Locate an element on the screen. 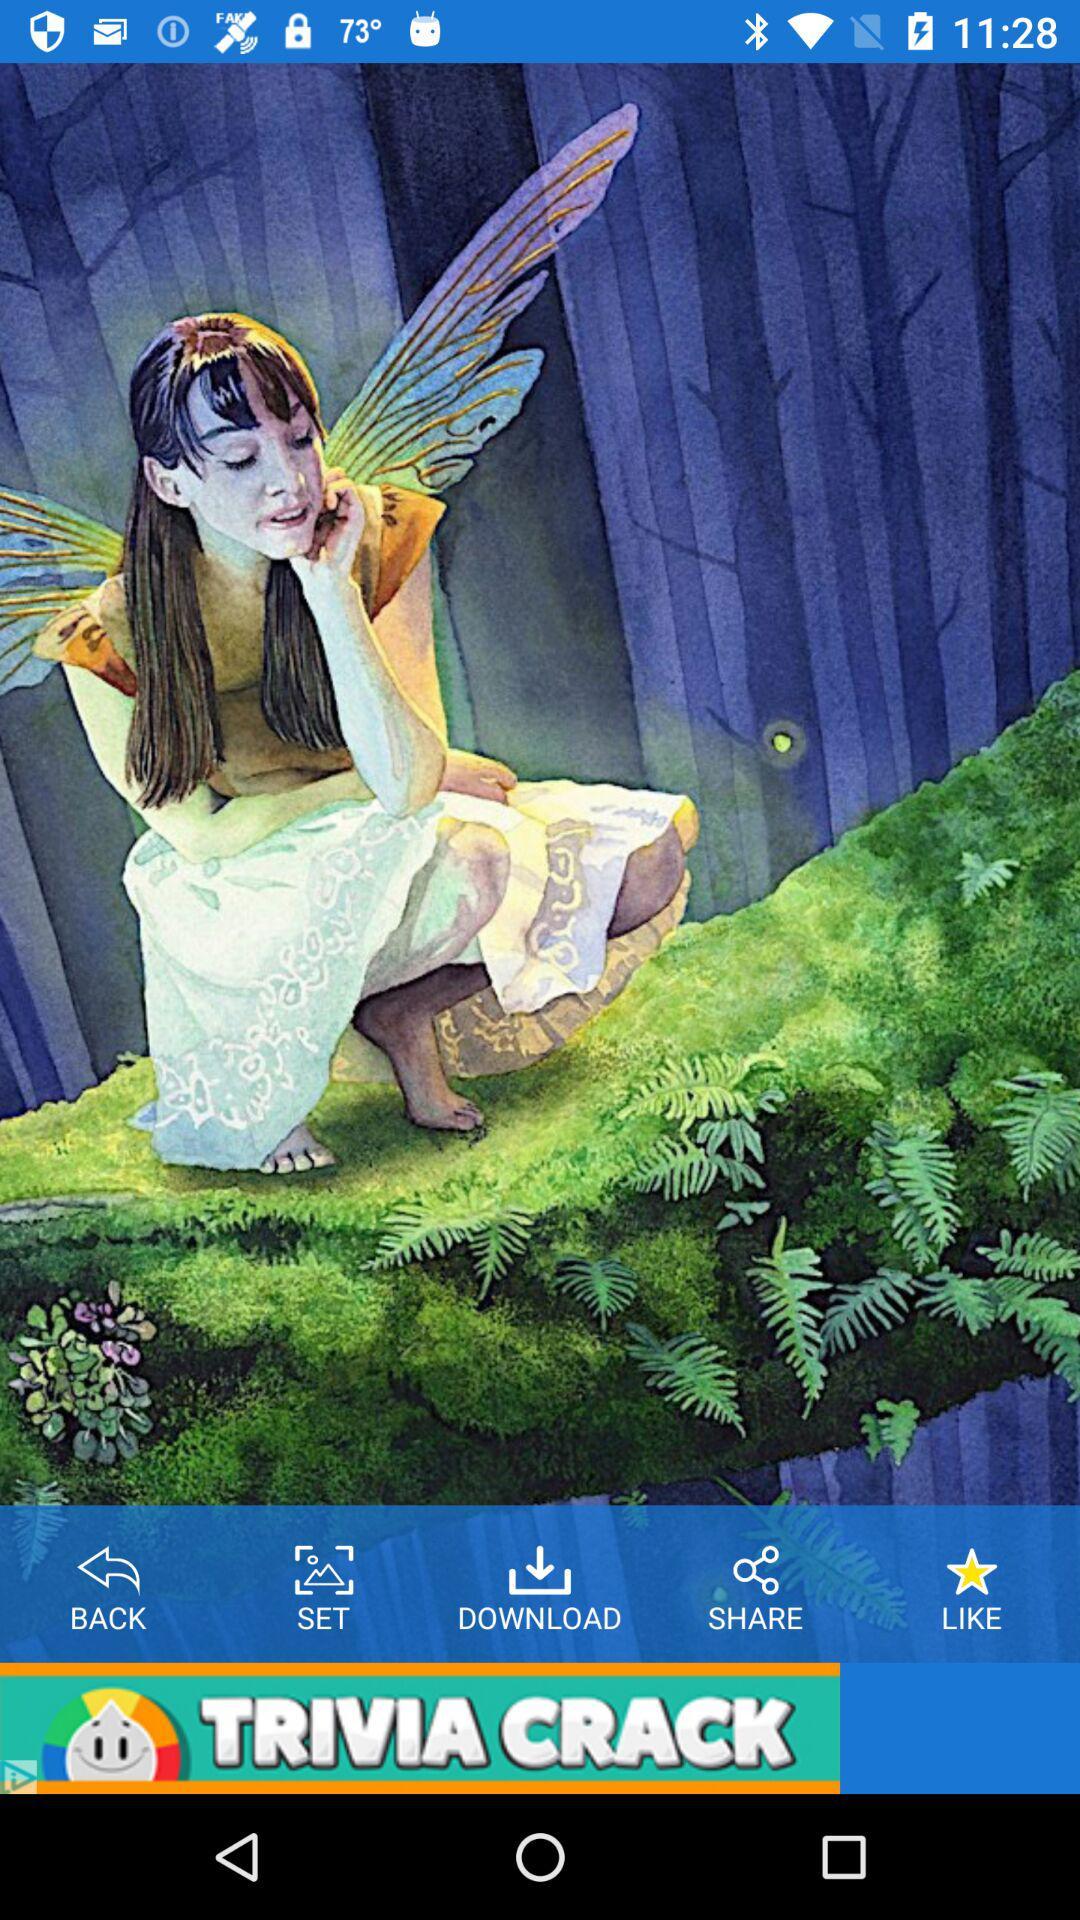  open trivia crack is located at coordinates (419, 1727).